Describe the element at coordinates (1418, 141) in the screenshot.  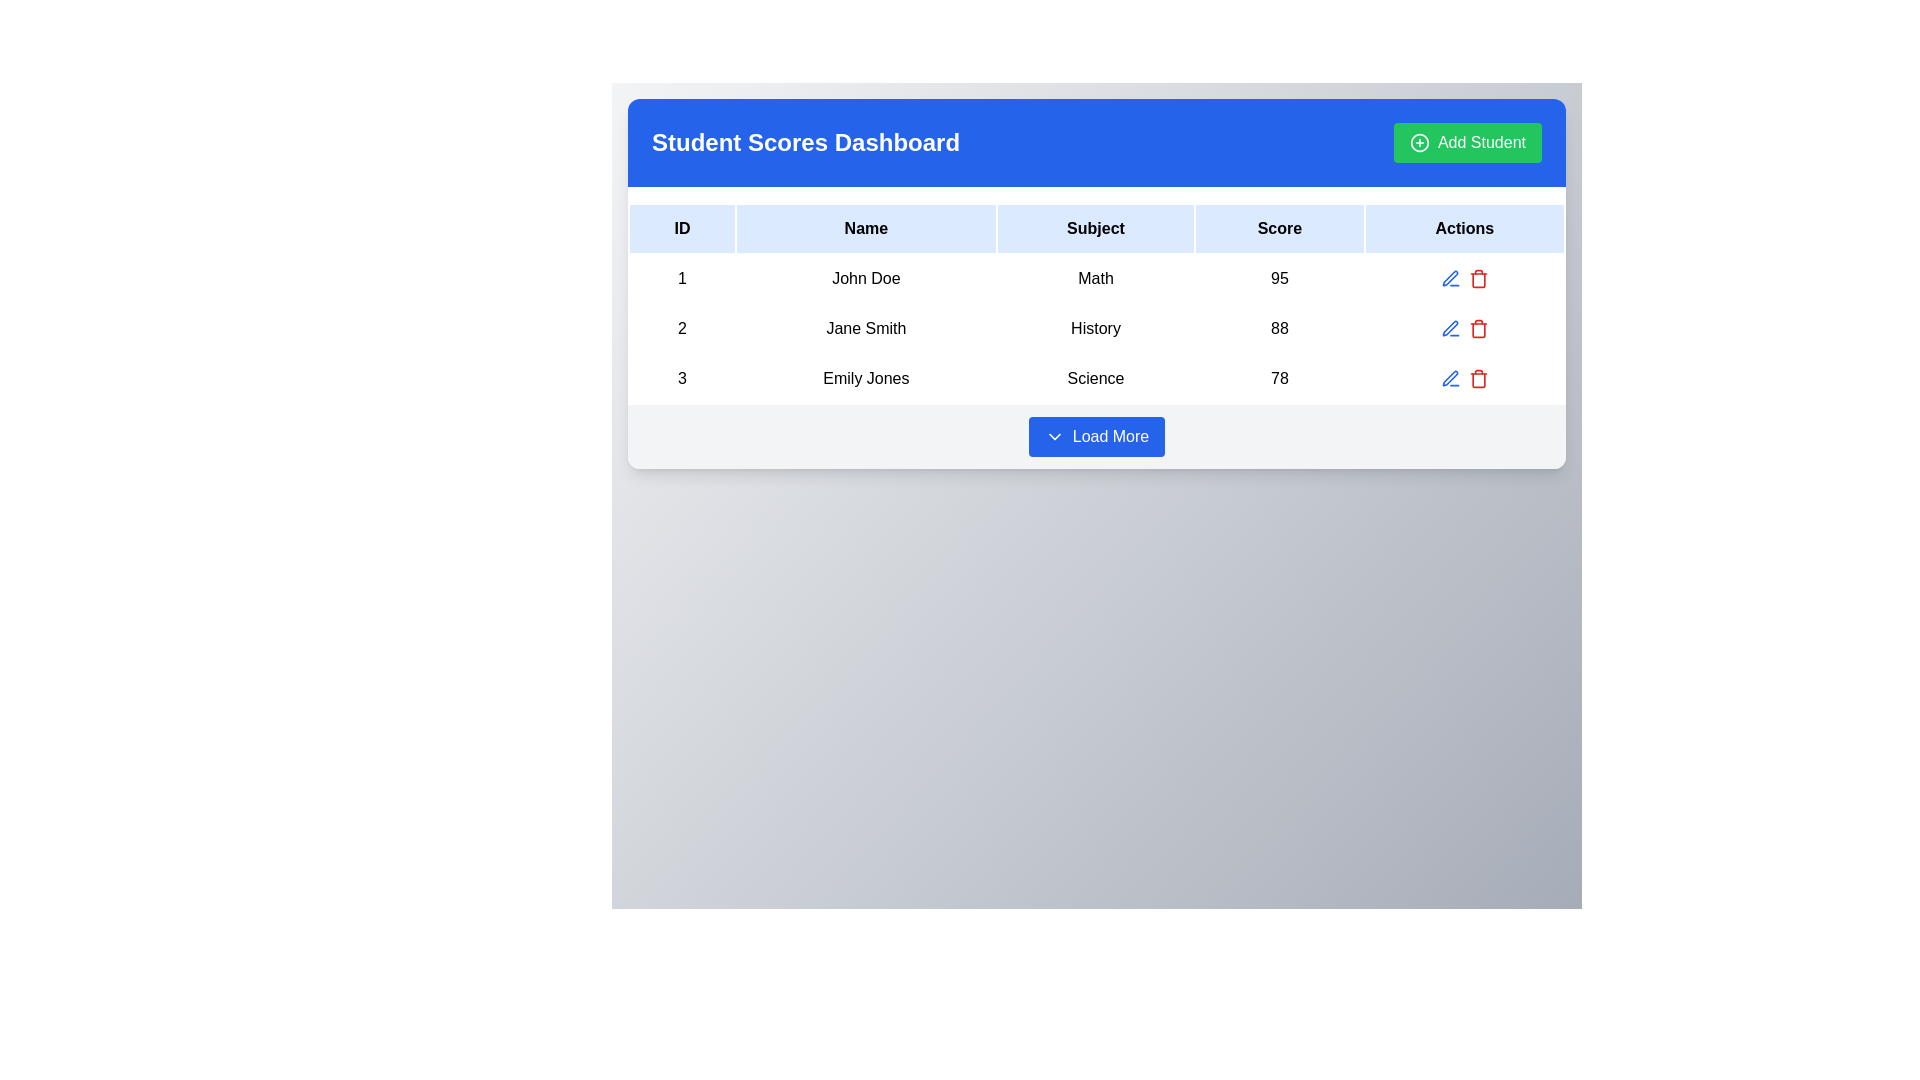
I see `the circular '+' icon inside the 'Add Student' button located in the top-right corner of the dashboard header area` at that location.